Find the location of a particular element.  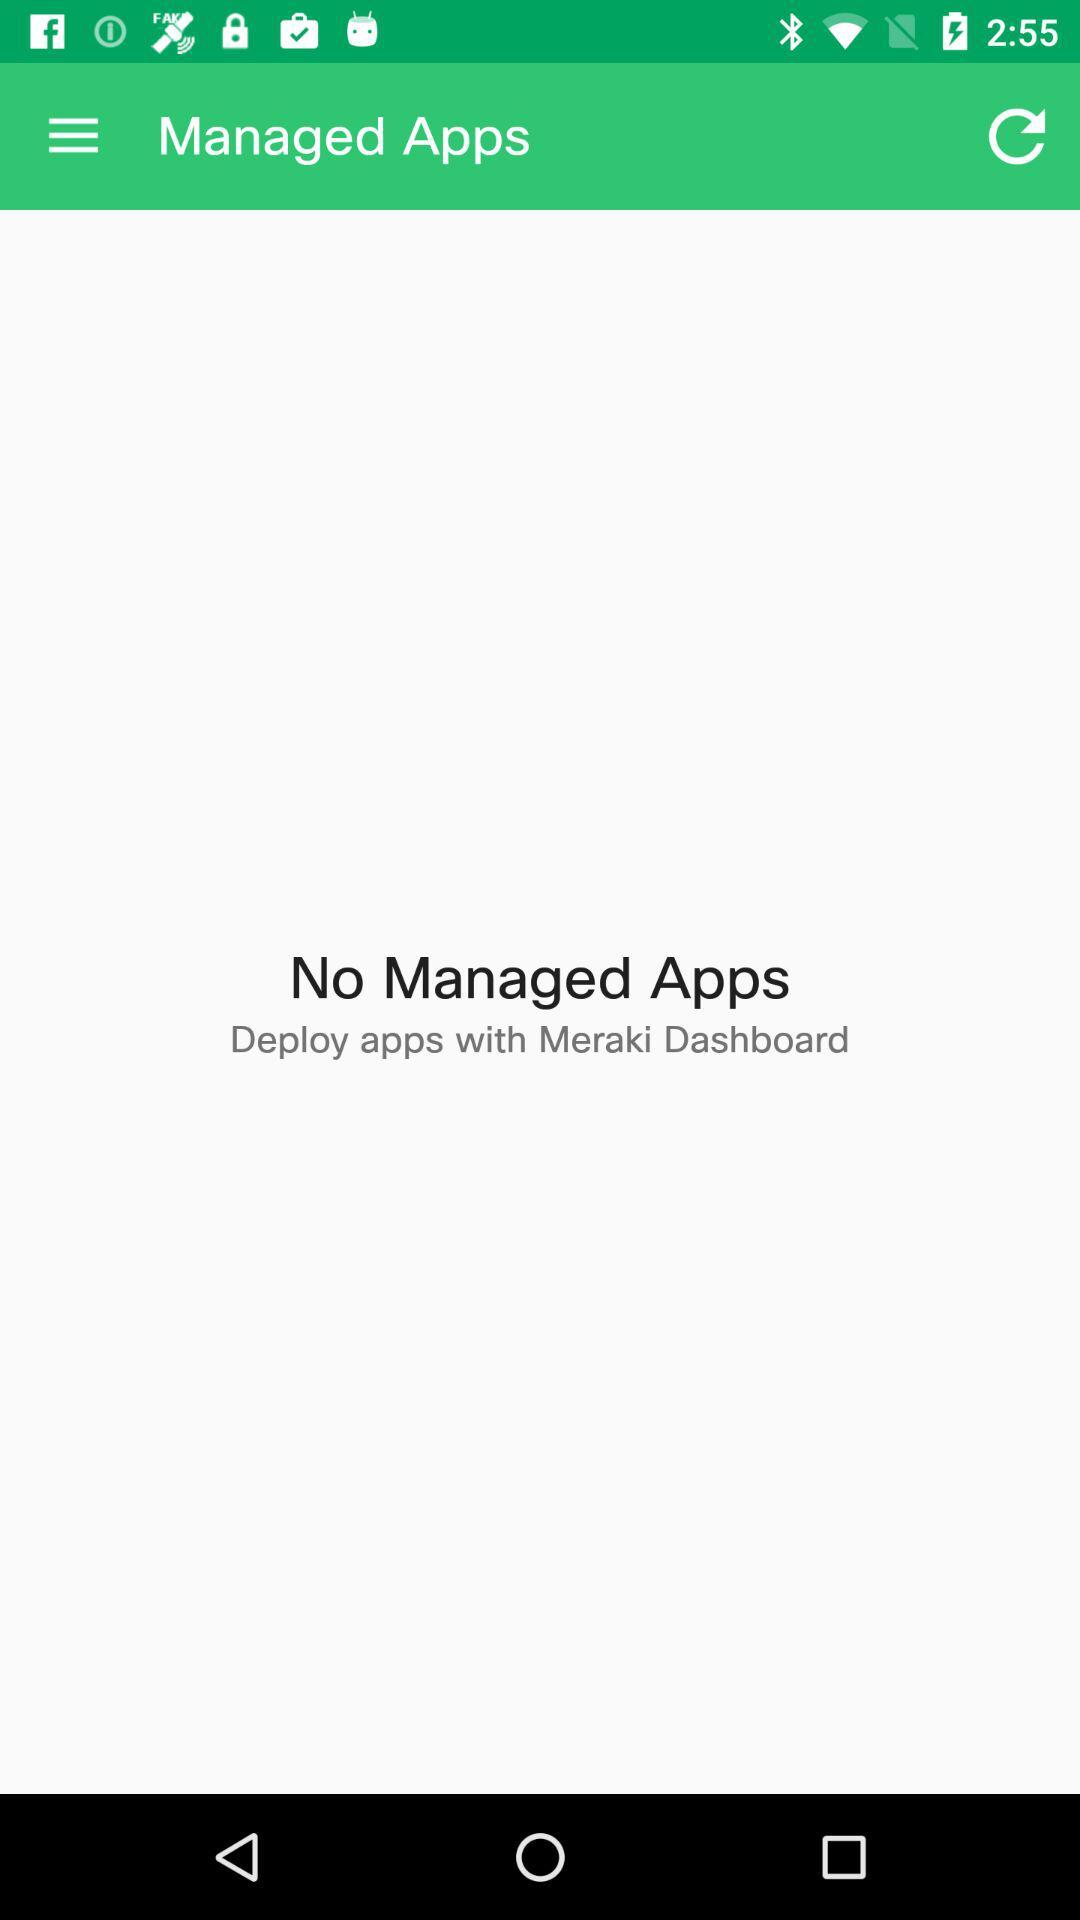

icon at the top right corner is located at coordinates (1017, 135).